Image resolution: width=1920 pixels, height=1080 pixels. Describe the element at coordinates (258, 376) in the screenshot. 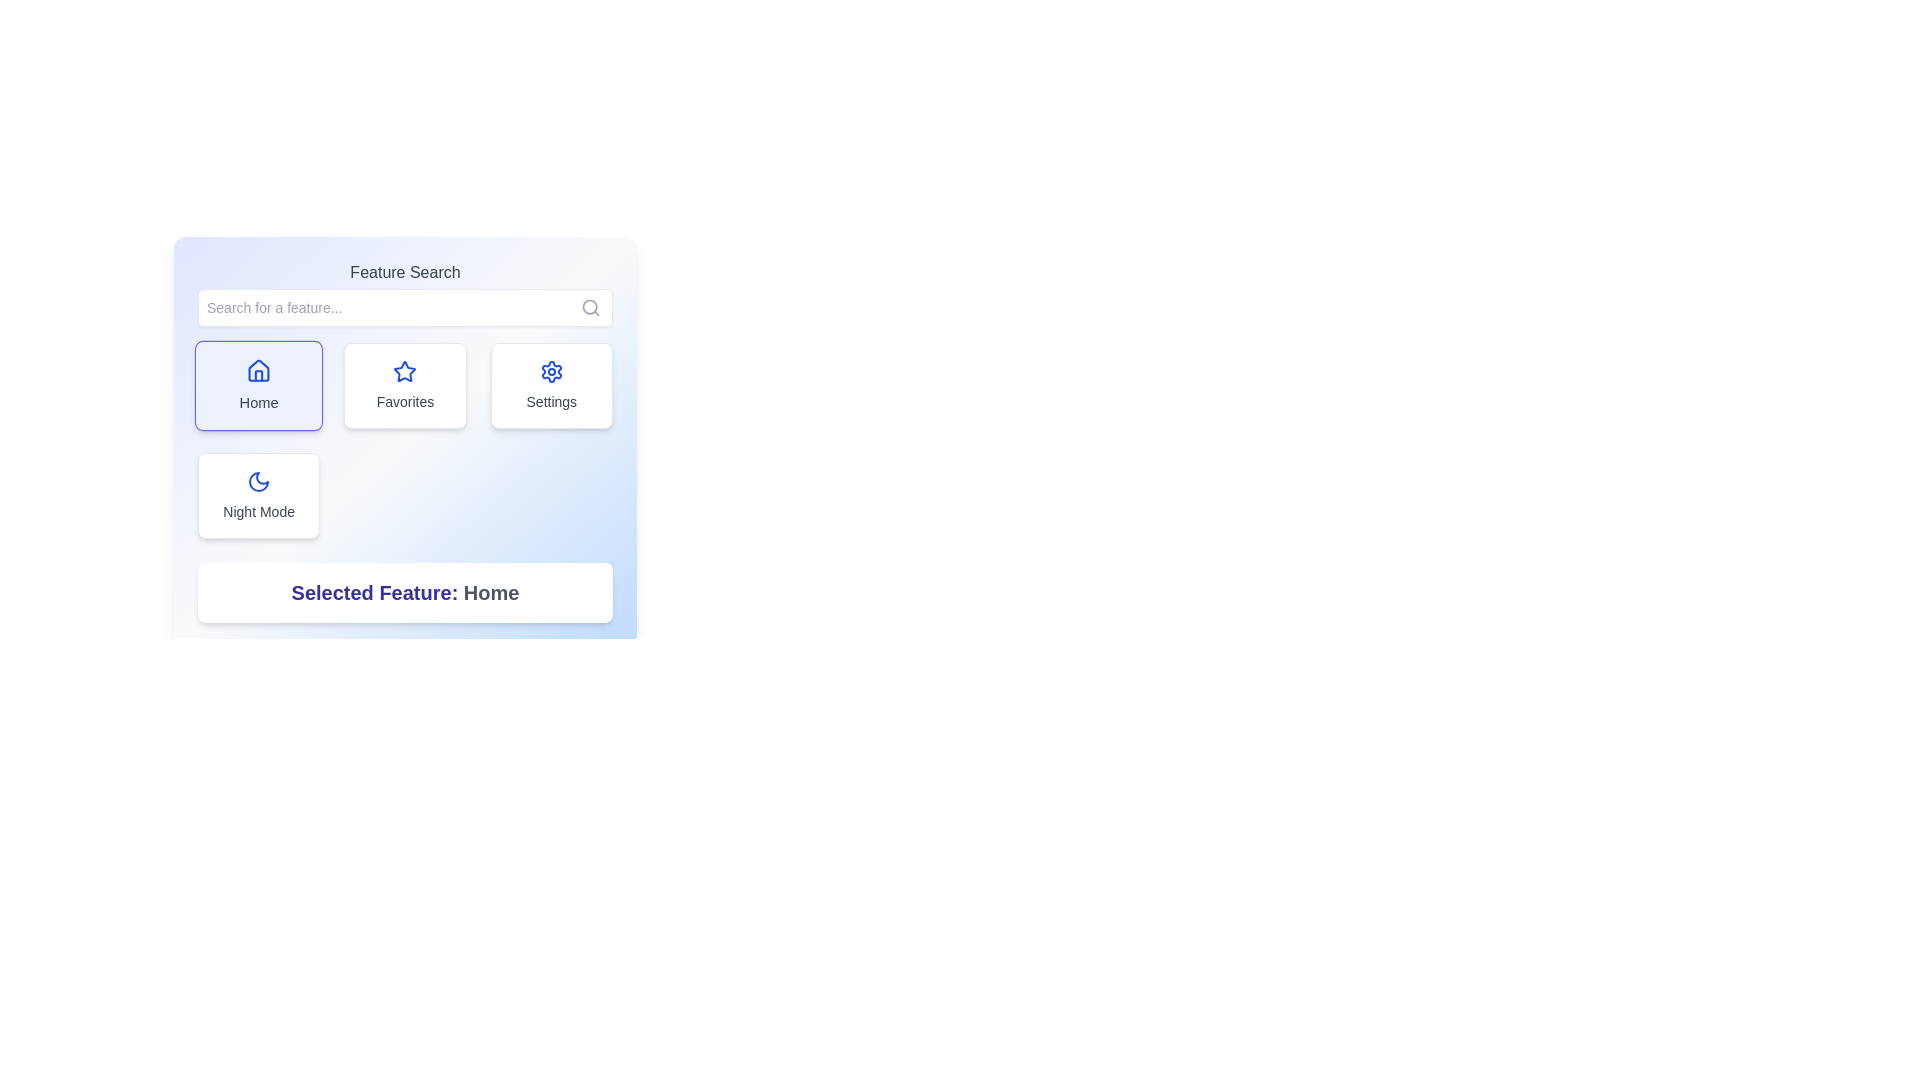

I see `the door shape of the 'Home' icon located at the top-left of the feature selection area in the UI panel` at that location.